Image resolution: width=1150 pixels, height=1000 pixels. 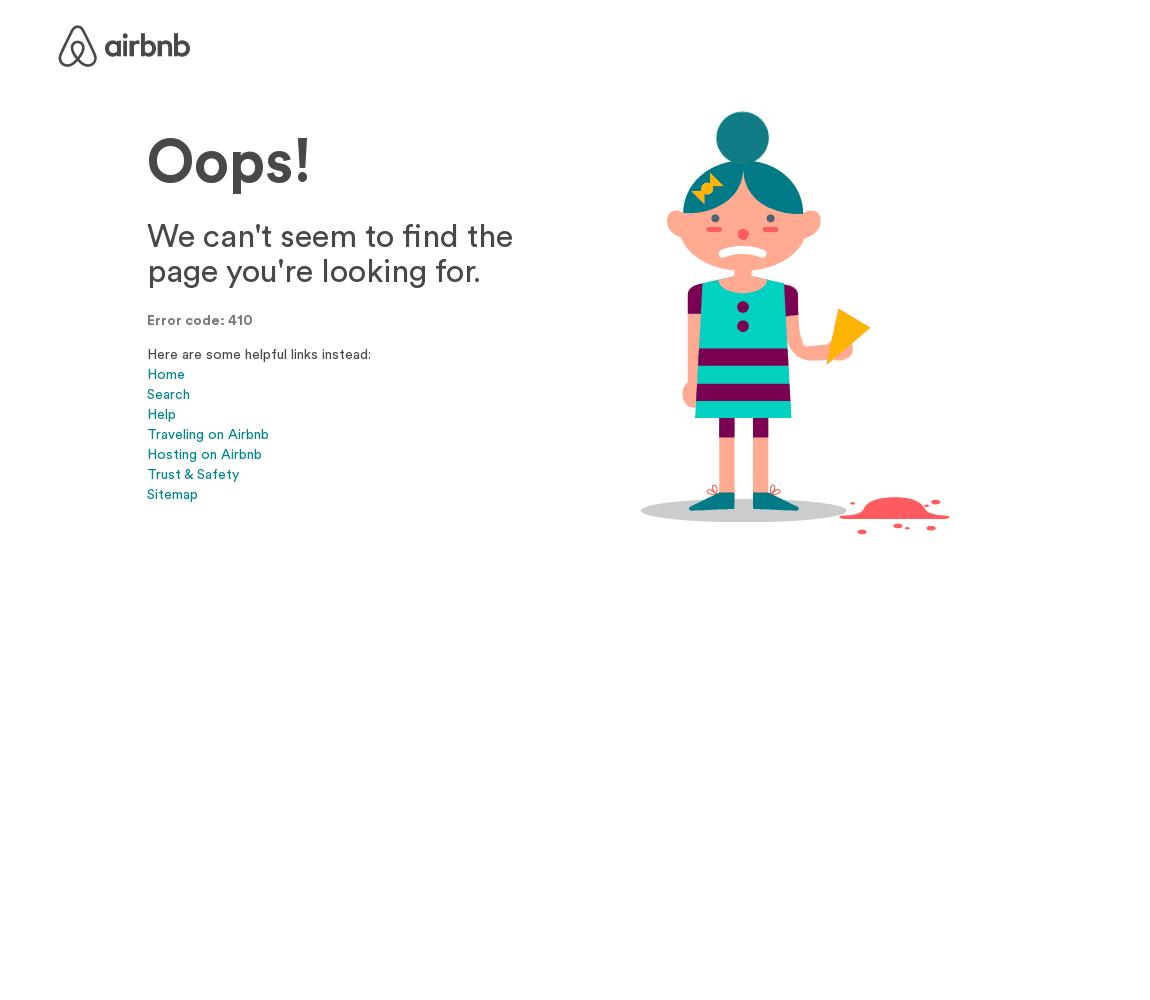 What do you see at coordinates (198, 319) in the screenshot?
I see `'Error code: 410'` at bounding box center [198, 319].